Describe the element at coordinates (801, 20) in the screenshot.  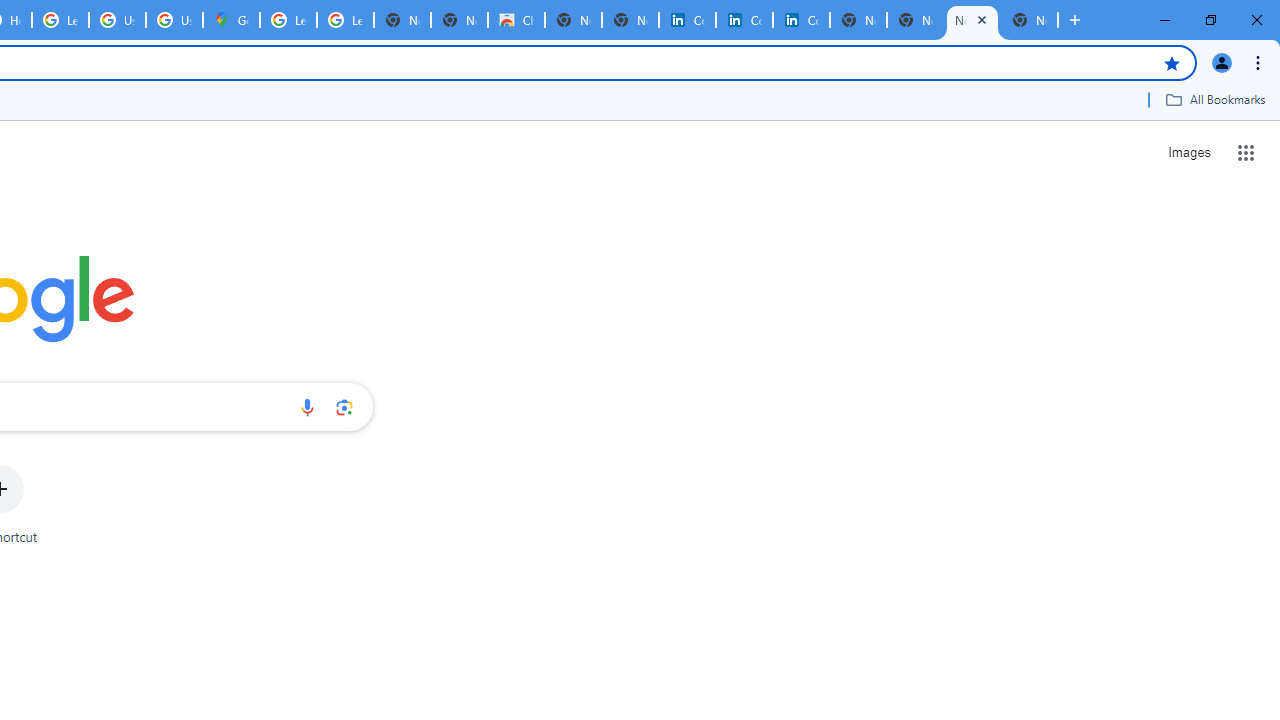
I see `'Copyright Policy'` at that location.